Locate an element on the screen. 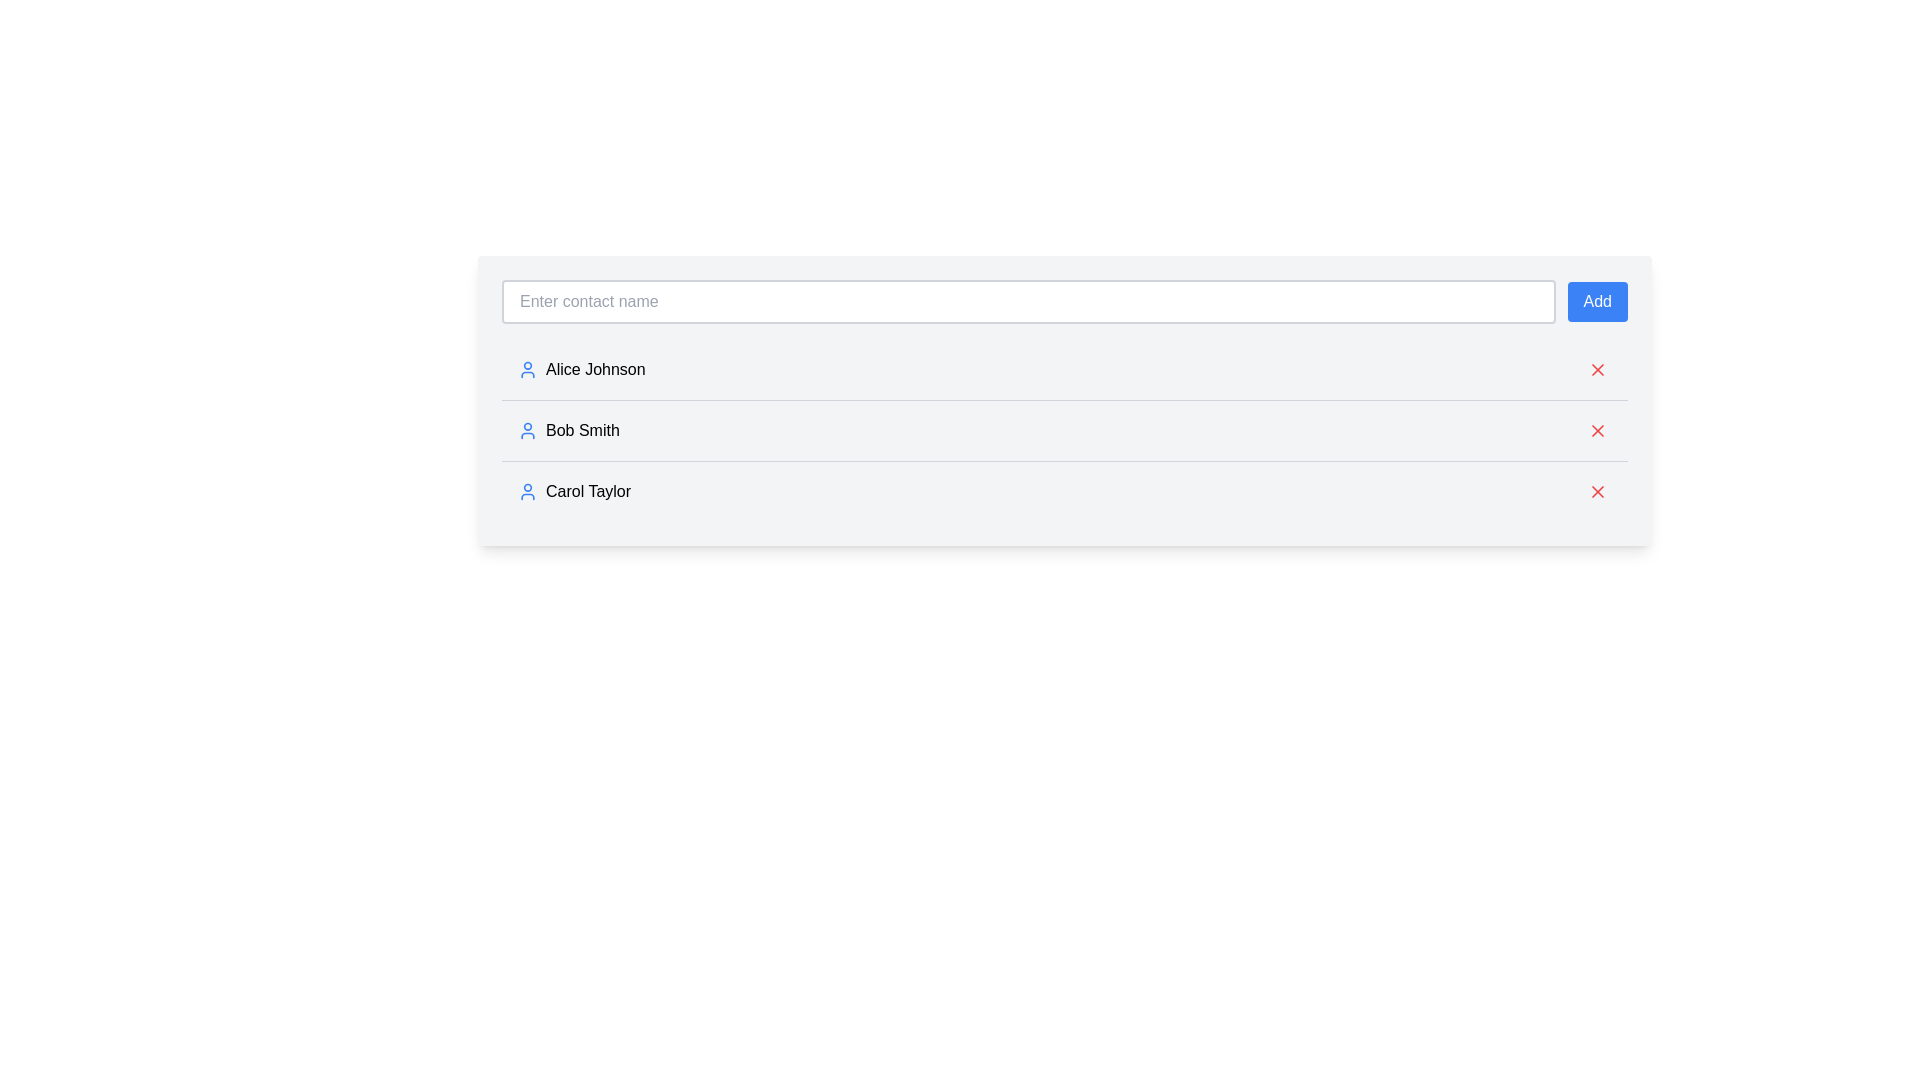 This screenshot has height=1080, width=1920. the text label displaying 'Carol Taylor' is located at coordinates (573, 492).